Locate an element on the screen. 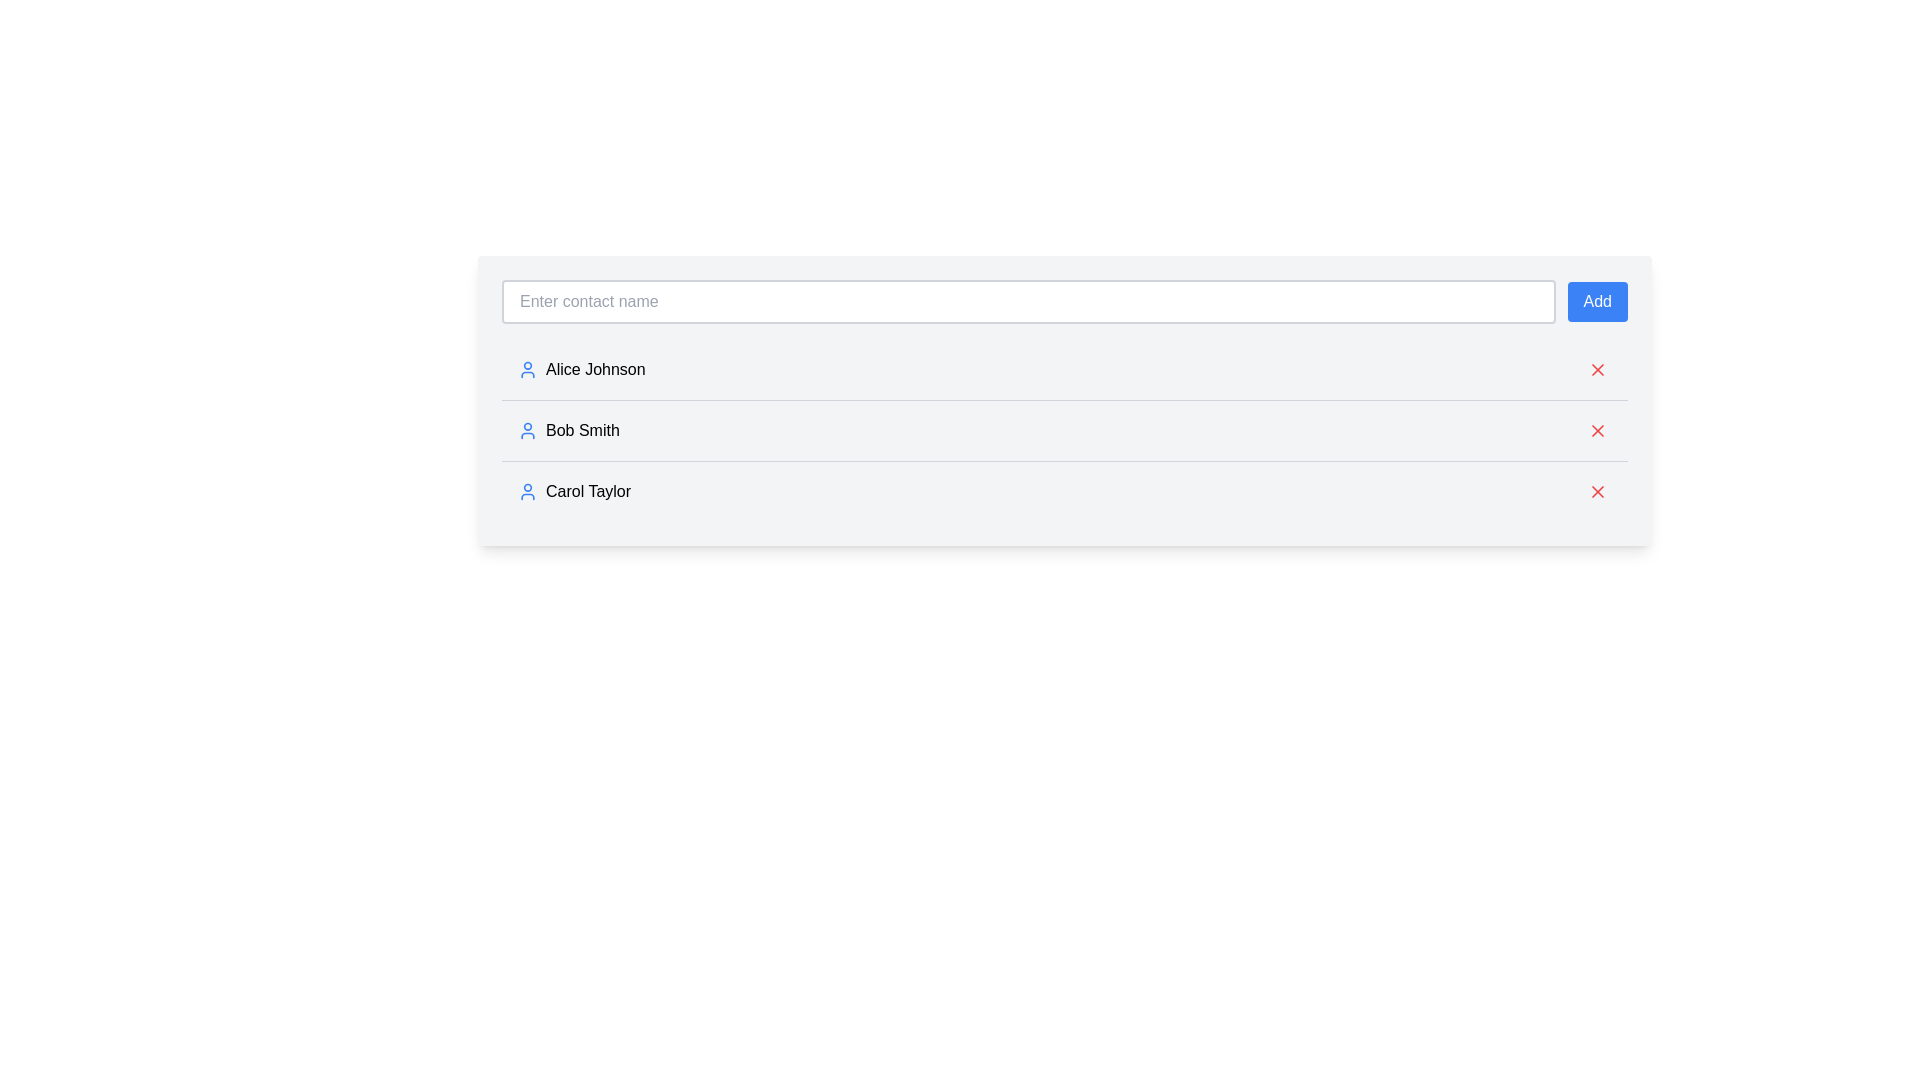 This screenshot has height=1080, width=1920. the text label displaying 'Carol Taylor' is located at coordinates (573, 492).